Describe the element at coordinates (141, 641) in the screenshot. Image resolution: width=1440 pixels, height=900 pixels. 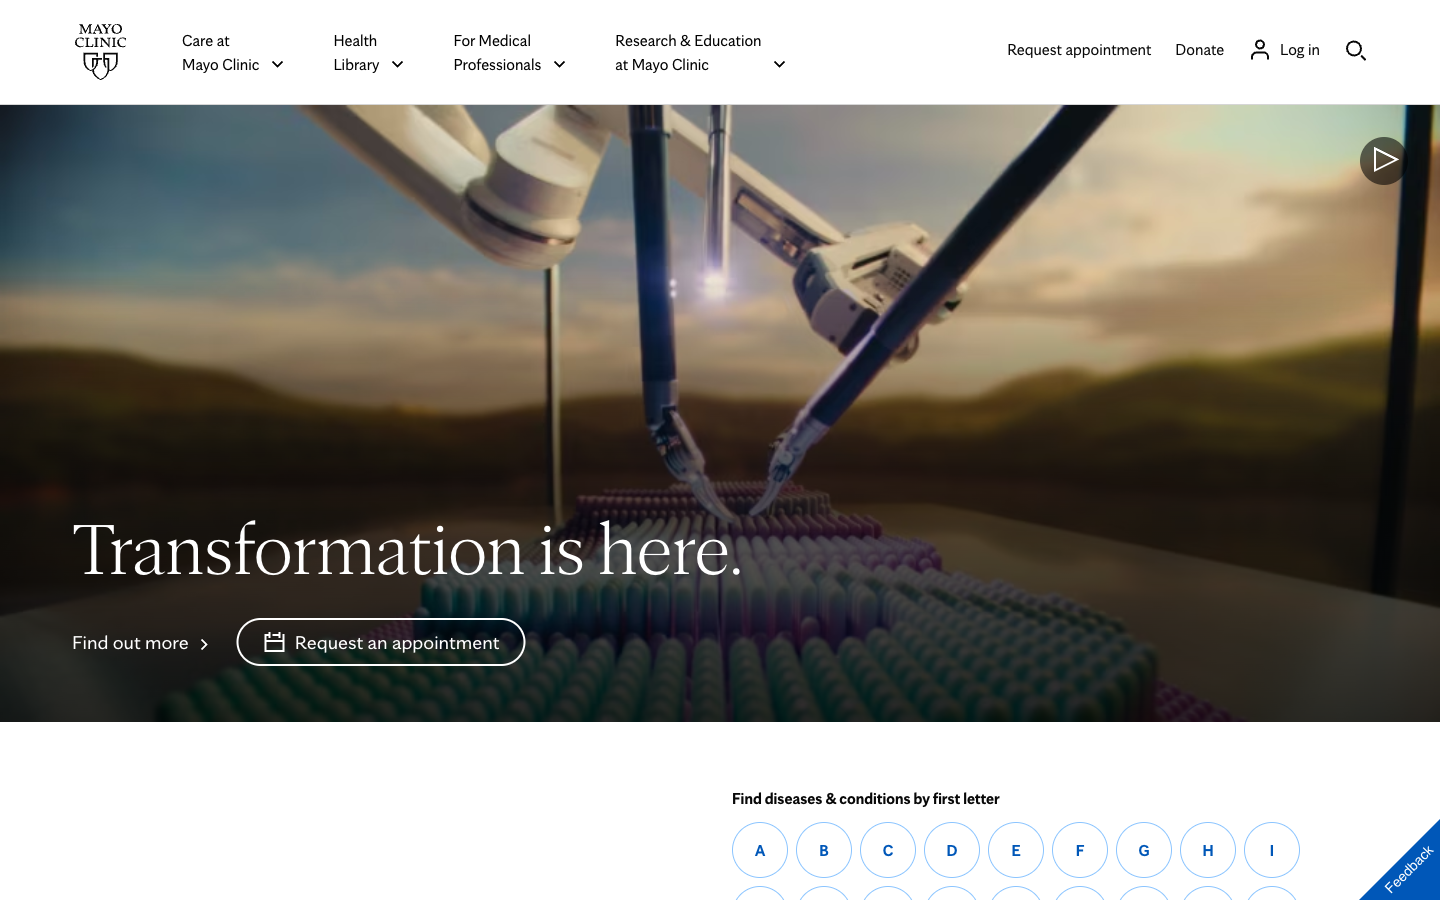
I see `a study on the changes observed at Mayo Clinic` at that location.